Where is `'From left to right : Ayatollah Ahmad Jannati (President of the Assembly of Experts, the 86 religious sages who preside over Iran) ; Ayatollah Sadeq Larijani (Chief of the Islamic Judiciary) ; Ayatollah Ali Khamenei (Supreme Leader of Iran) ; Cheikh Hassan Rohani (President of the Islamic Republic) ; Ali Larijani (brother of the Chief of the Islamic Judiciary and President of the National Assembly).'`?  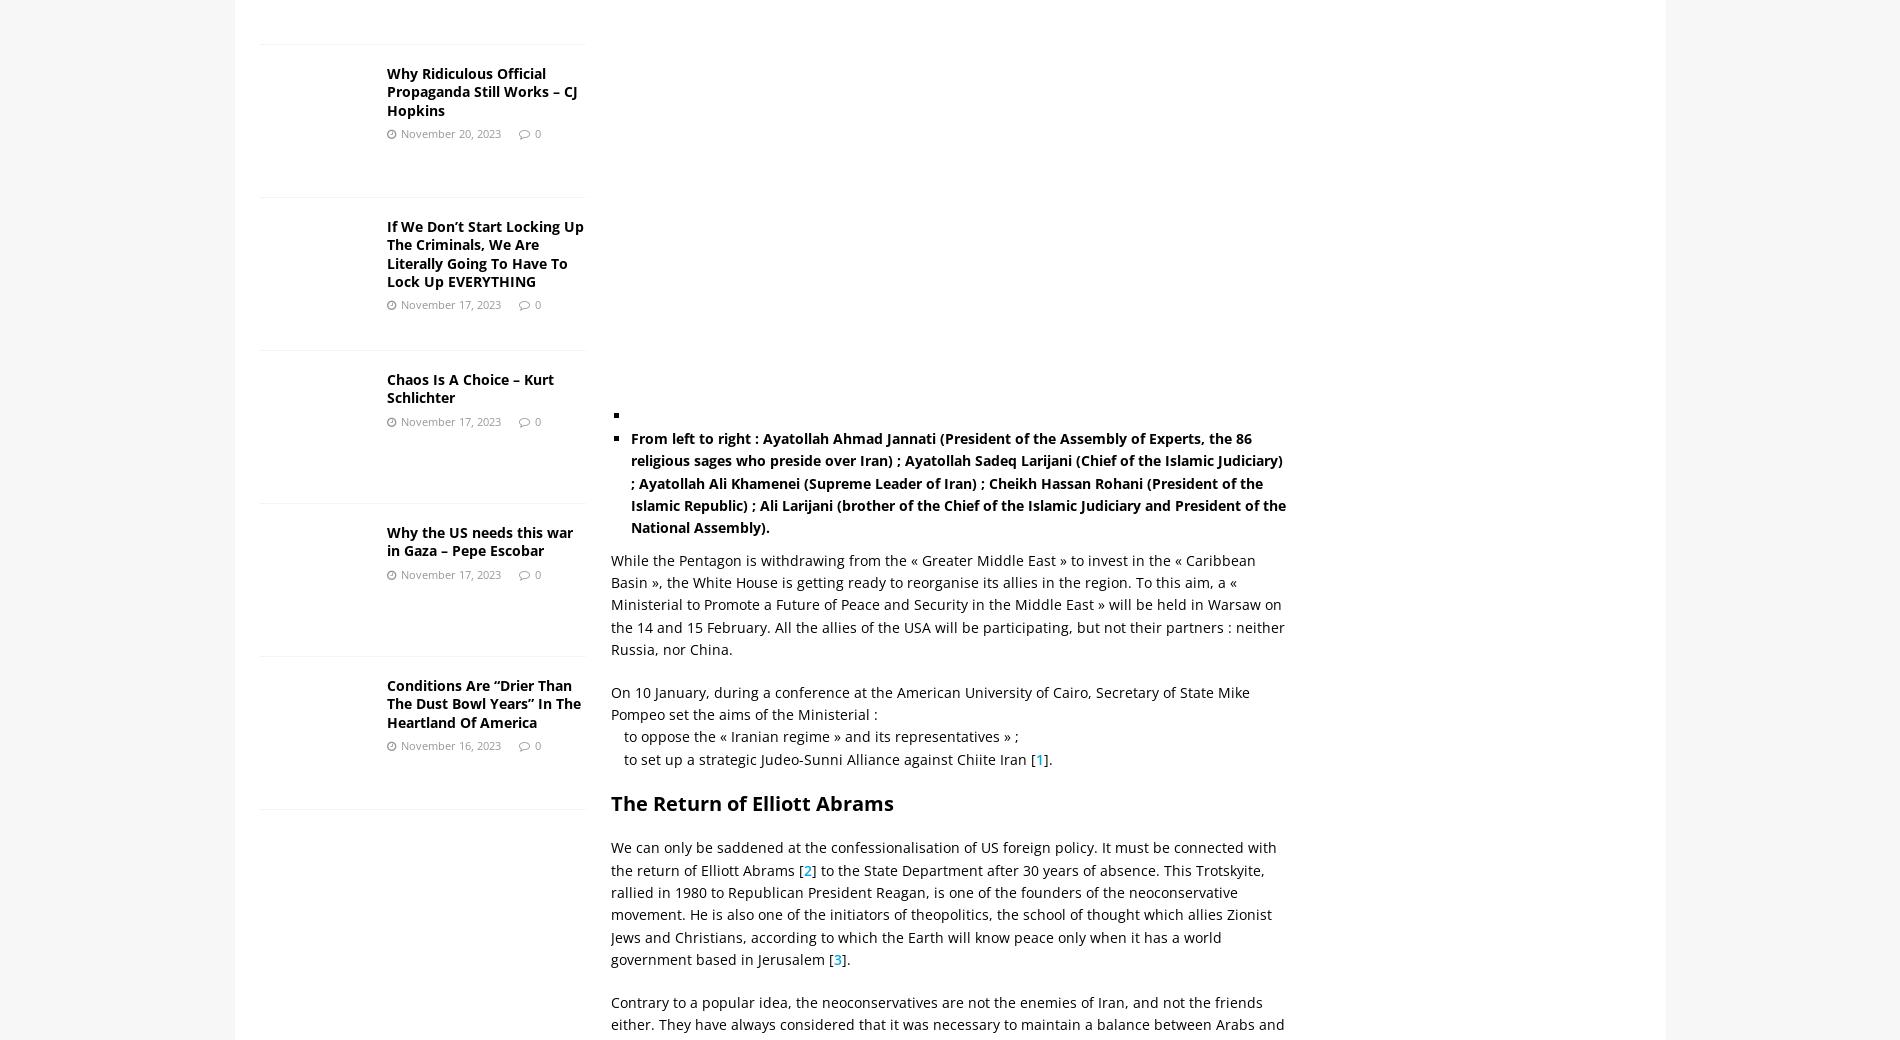 'From left to right : Ayatollah Ahmad Jannati (President of the Assembly of Experts, the 86 religious sages who preside over Iran) ; Ayatollah Sadeq Larijani (Chief of the Islamic Judiciary) ; Ayatollah Ali Khamenei (Supreme Leader of Iran) ; Cheikh Hassan Rohani (President of the Islamic Republic) ; Ali Larijani (brother of the Chief of the Islamic Judiciary and President of the National Assembly).' is located at coordinates (958, 482).